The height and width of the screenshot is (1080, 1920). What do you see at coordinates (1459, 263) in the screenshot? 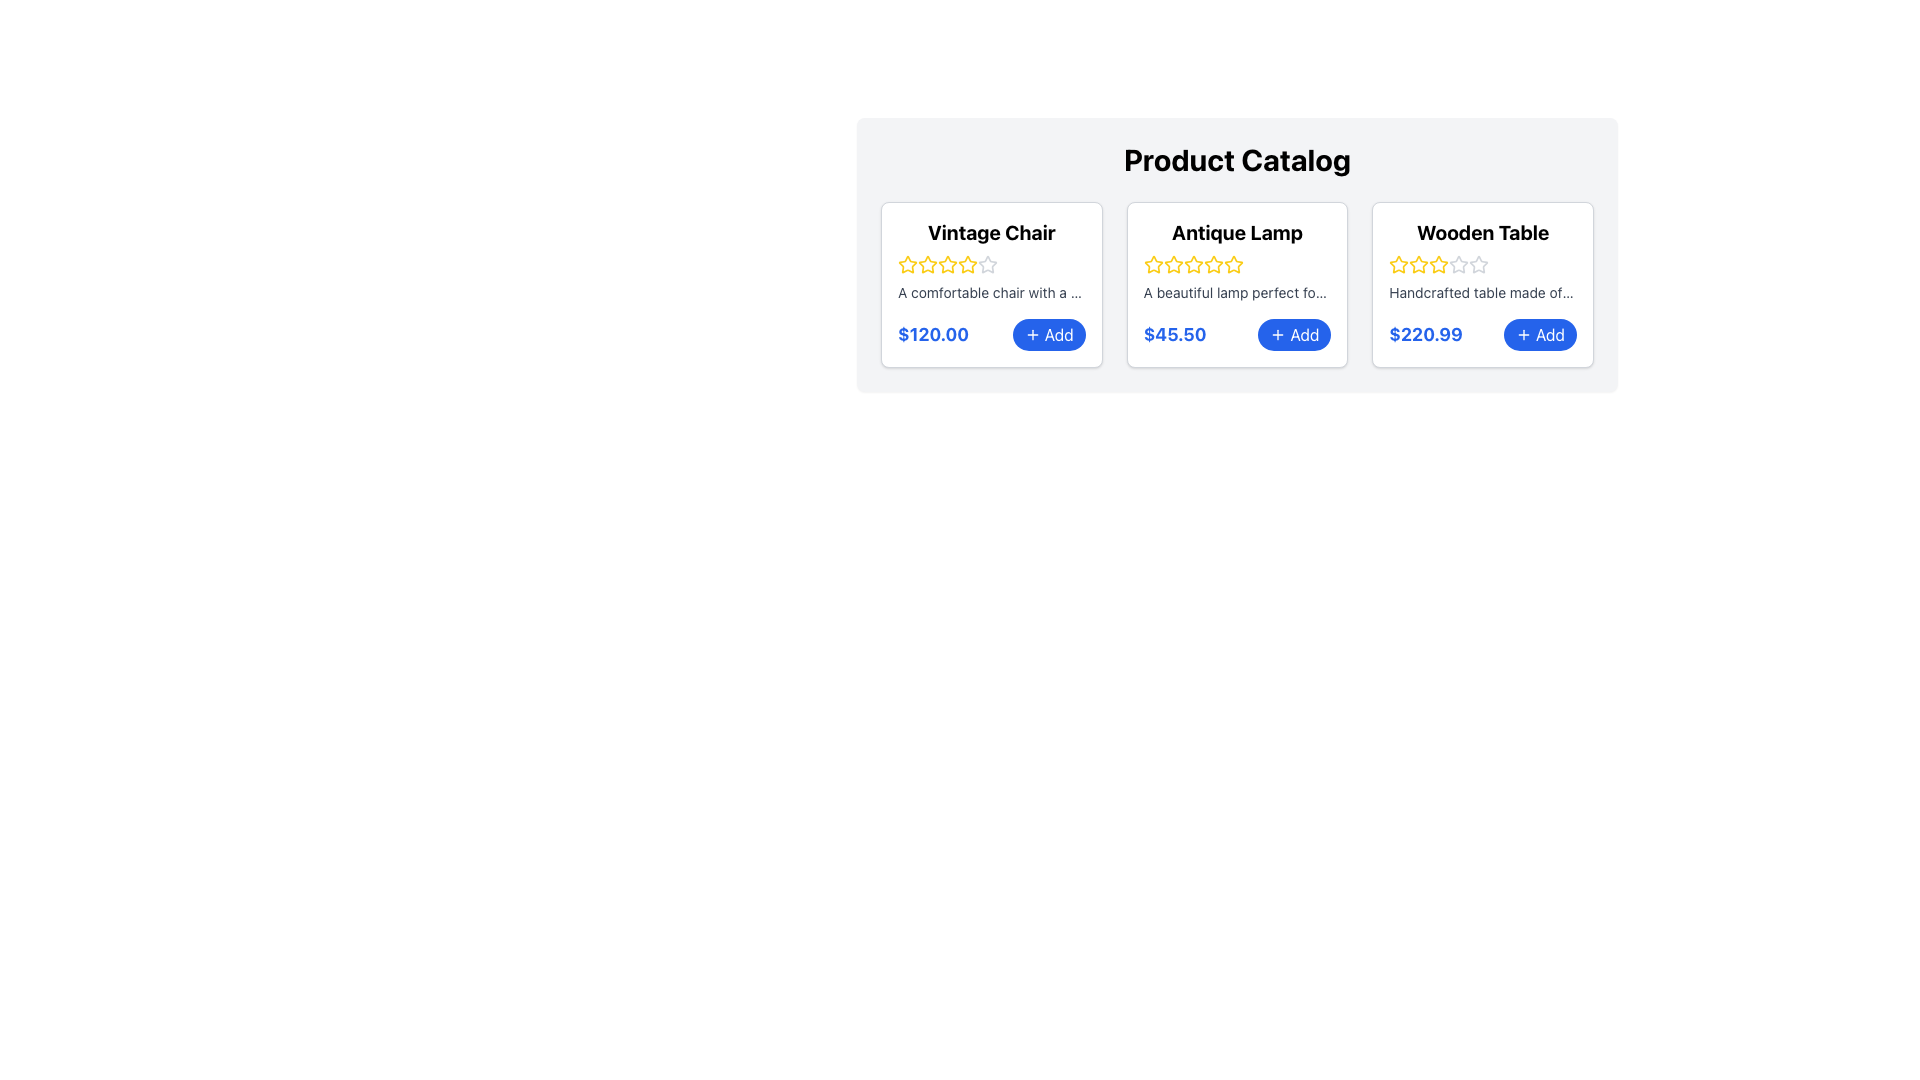
I see `the third star icon in the 5-star rating system for the 'Wooden Table' product, located at the top-middle part of the product card` at bounding box center [1459, 263].